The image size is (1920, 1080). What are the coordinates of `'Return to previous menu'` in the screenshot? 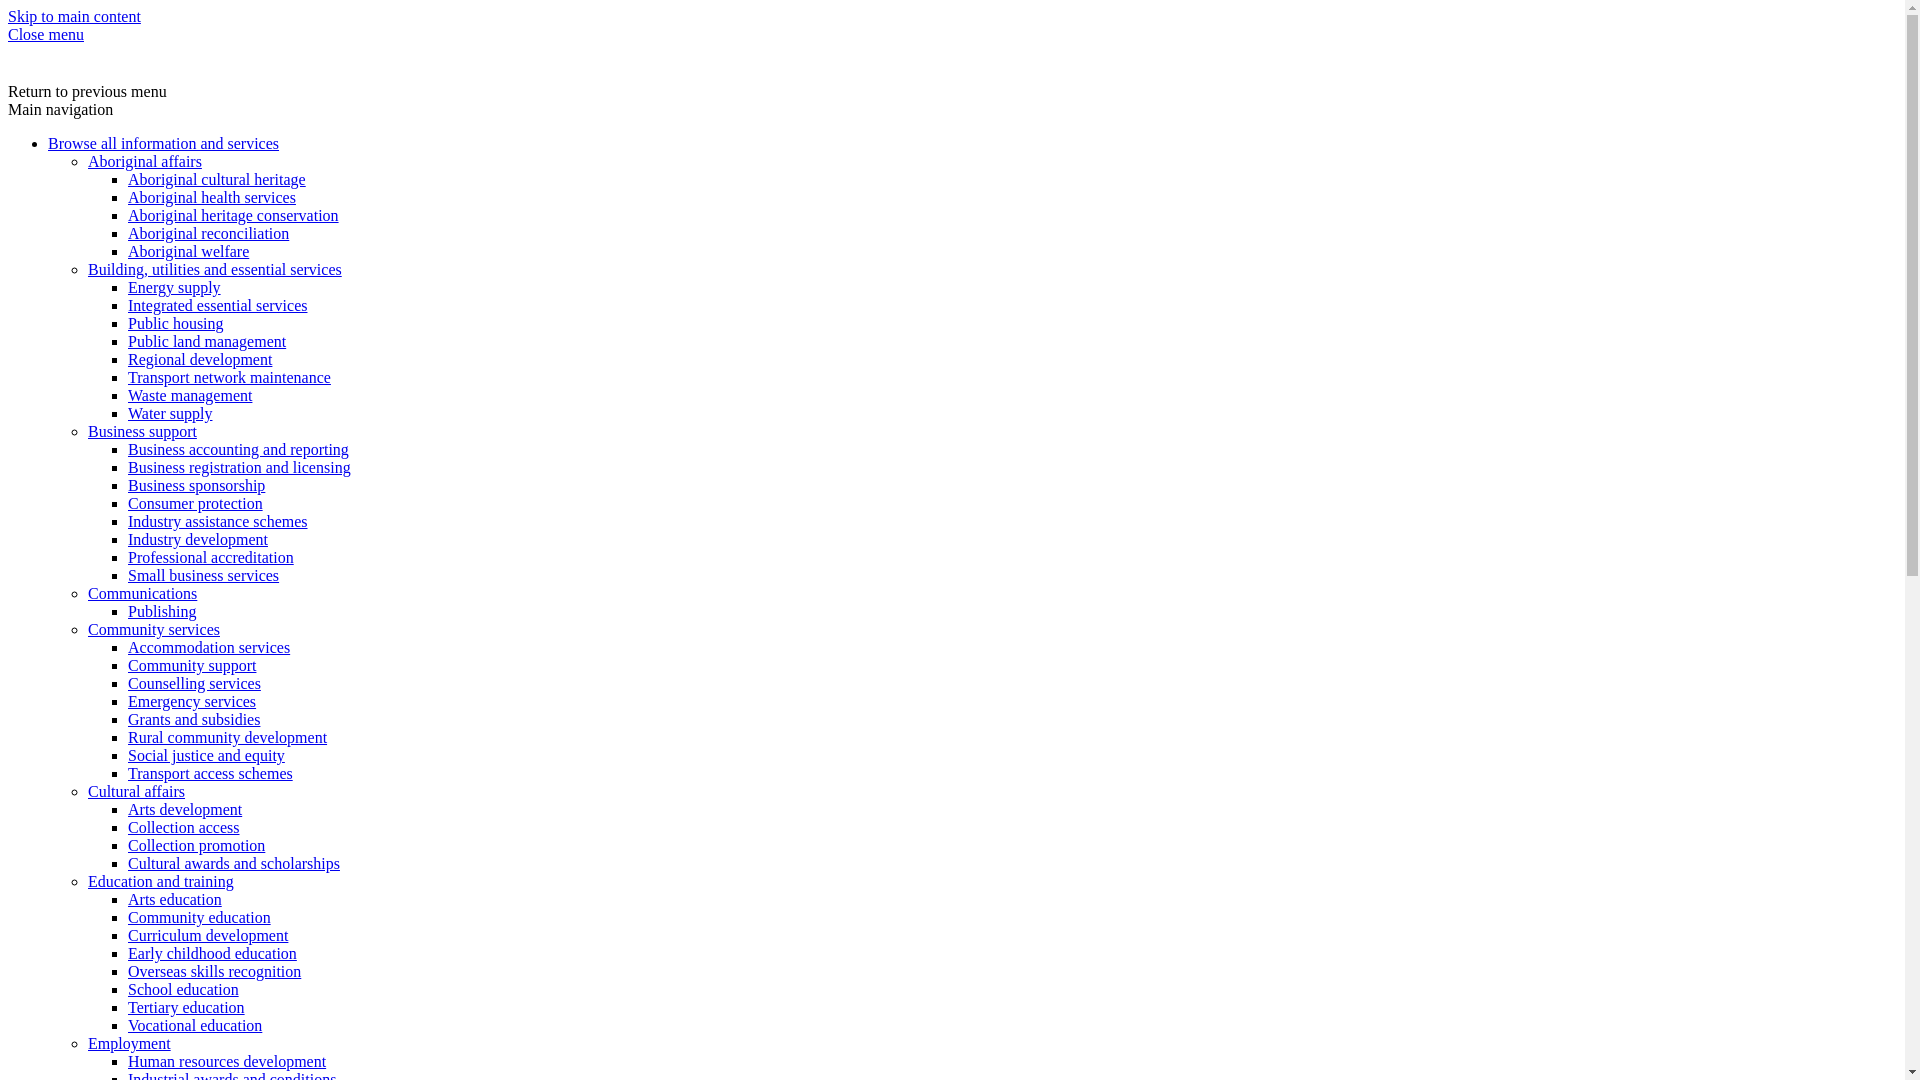 It's located at (86, 91).